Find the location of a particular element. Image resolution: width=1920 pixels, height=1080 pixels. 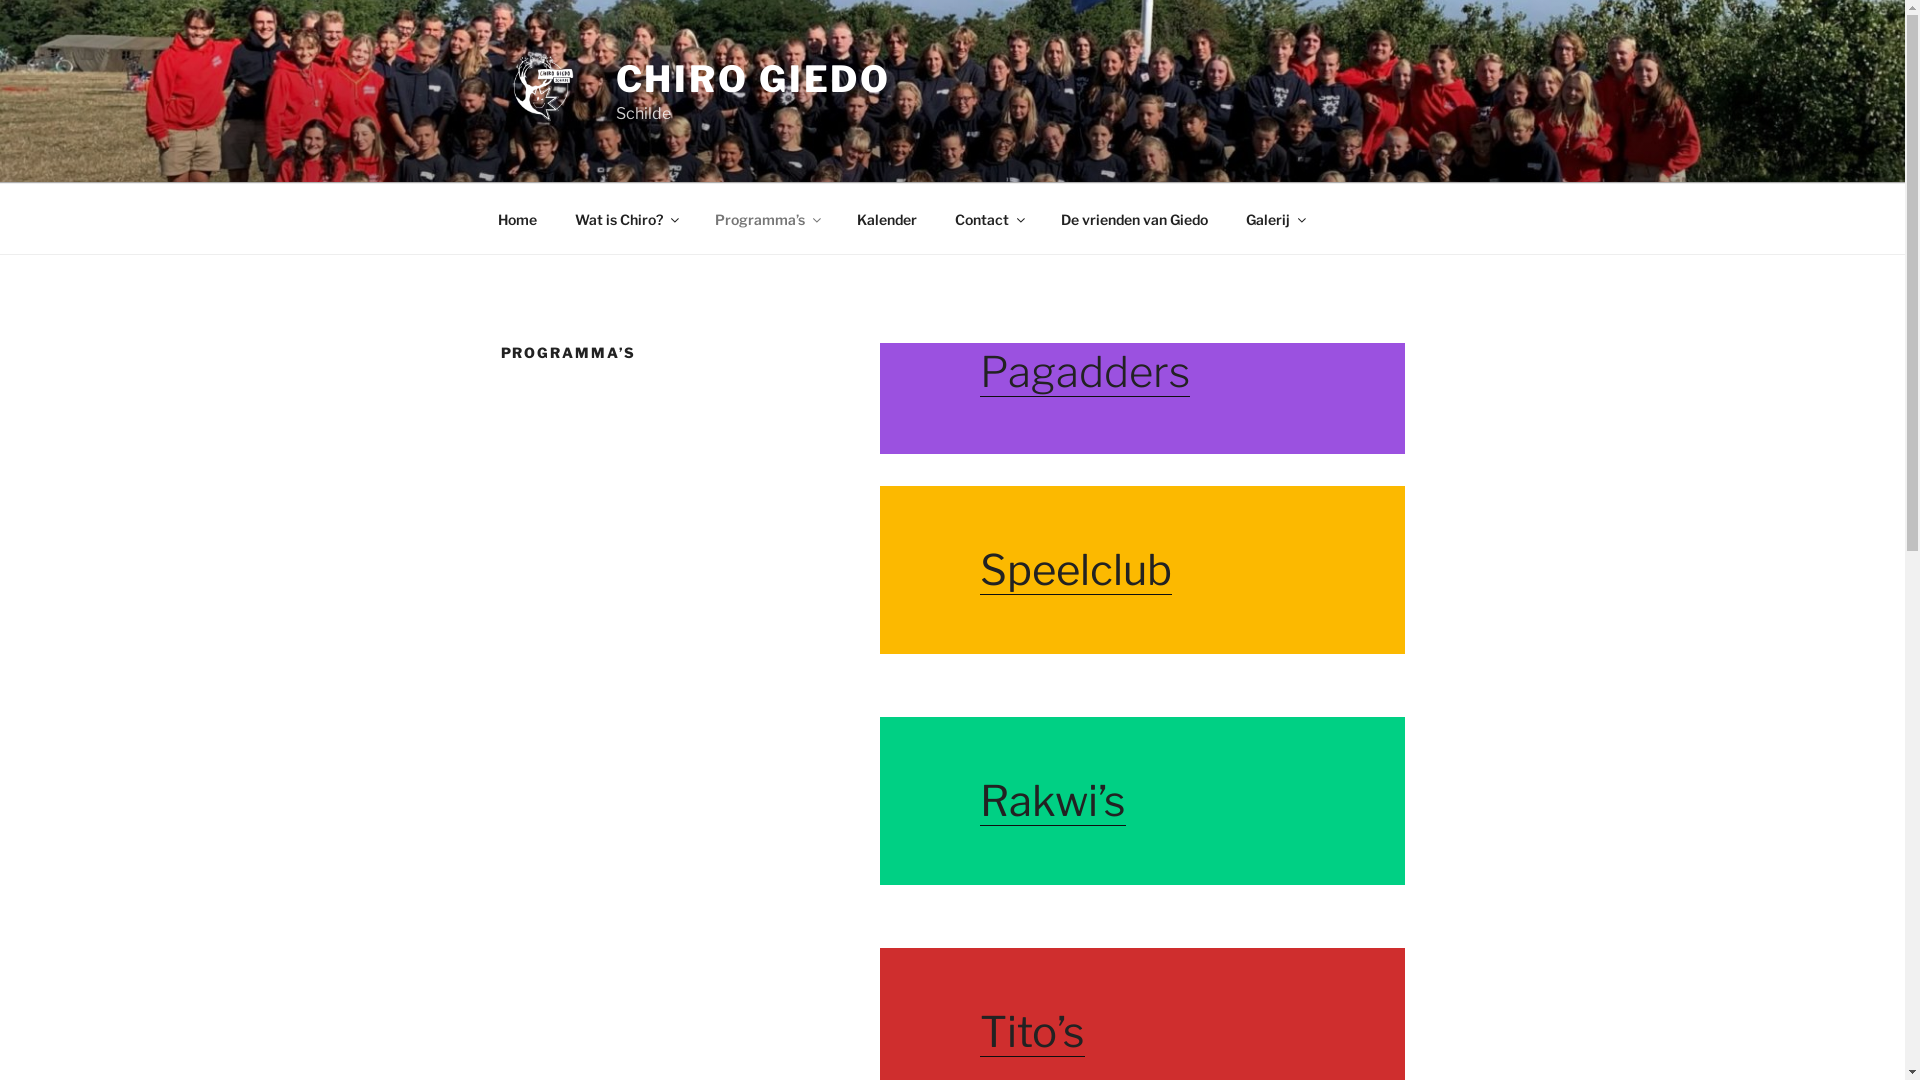

'Kalender' is located at coordinates (886, 218).